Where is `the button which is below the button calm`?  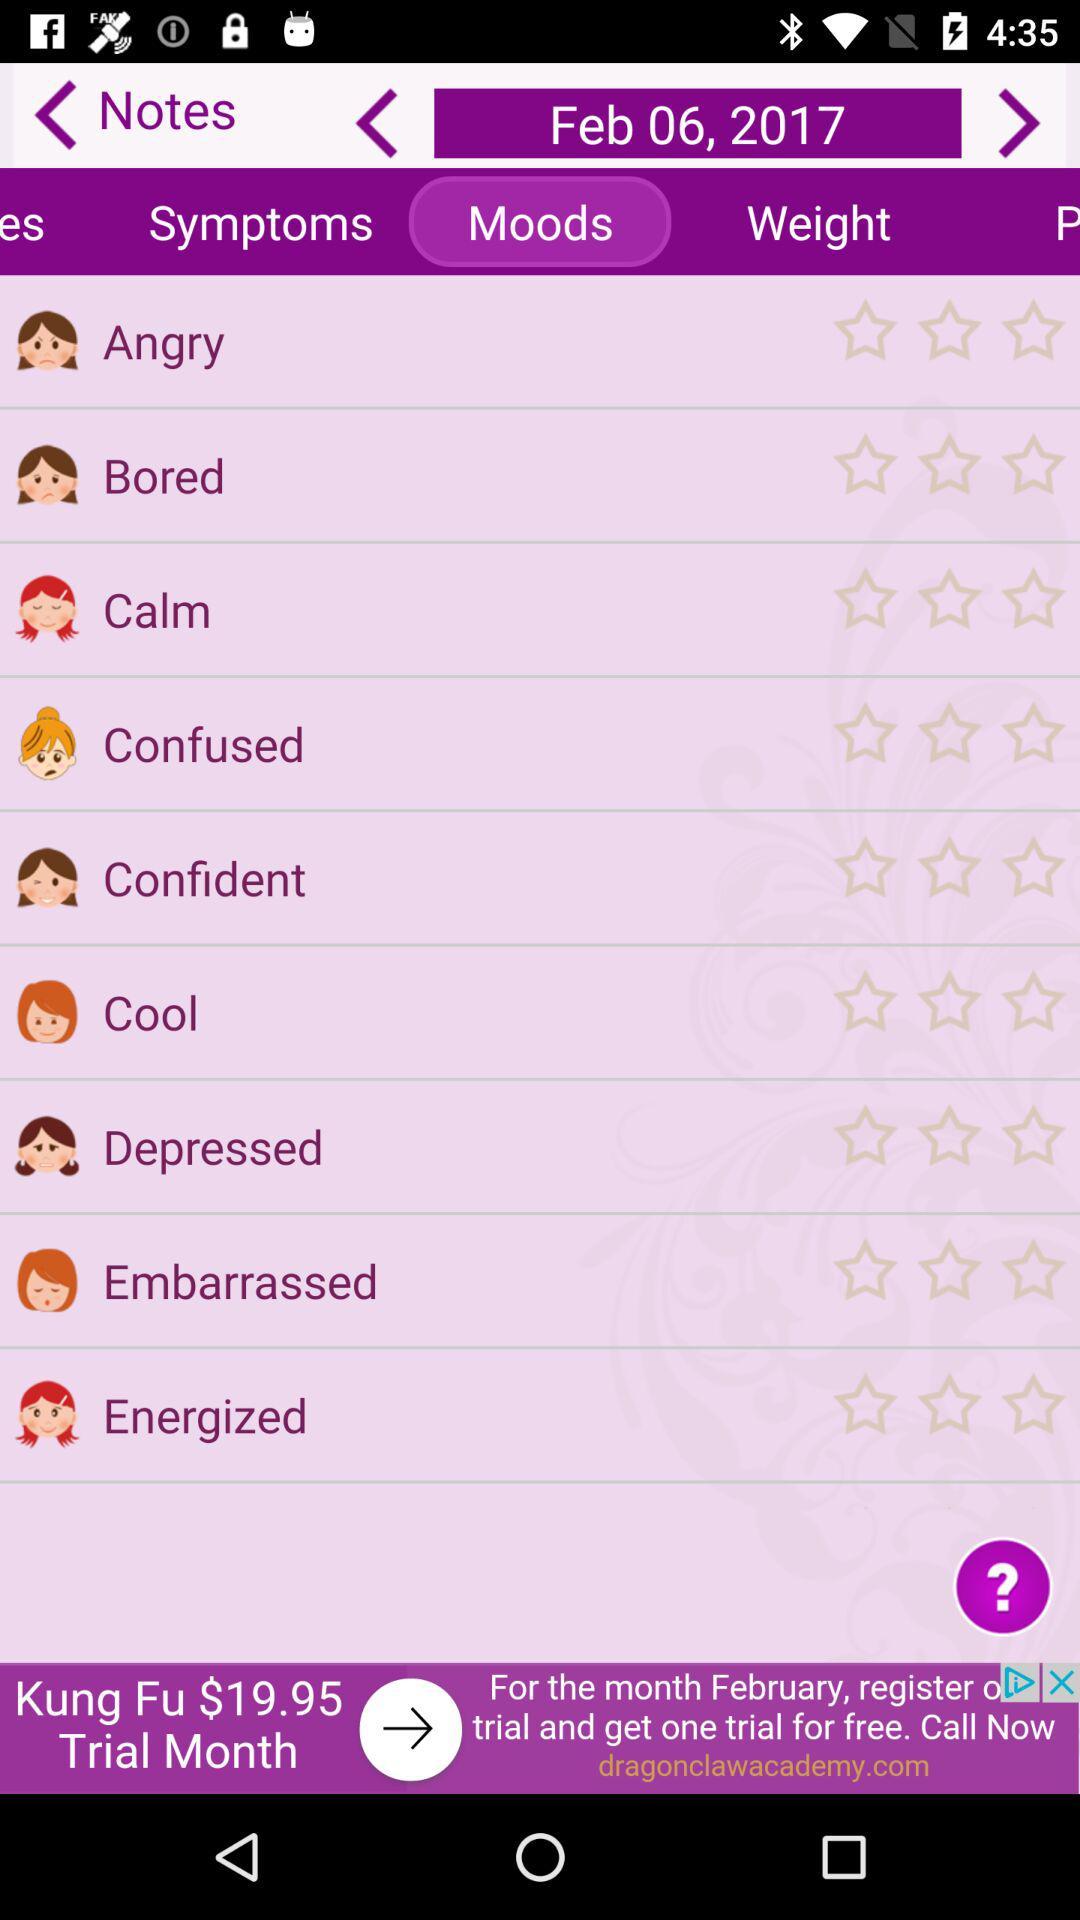
the button which is below the button calm is located at coordinates (455, 742).